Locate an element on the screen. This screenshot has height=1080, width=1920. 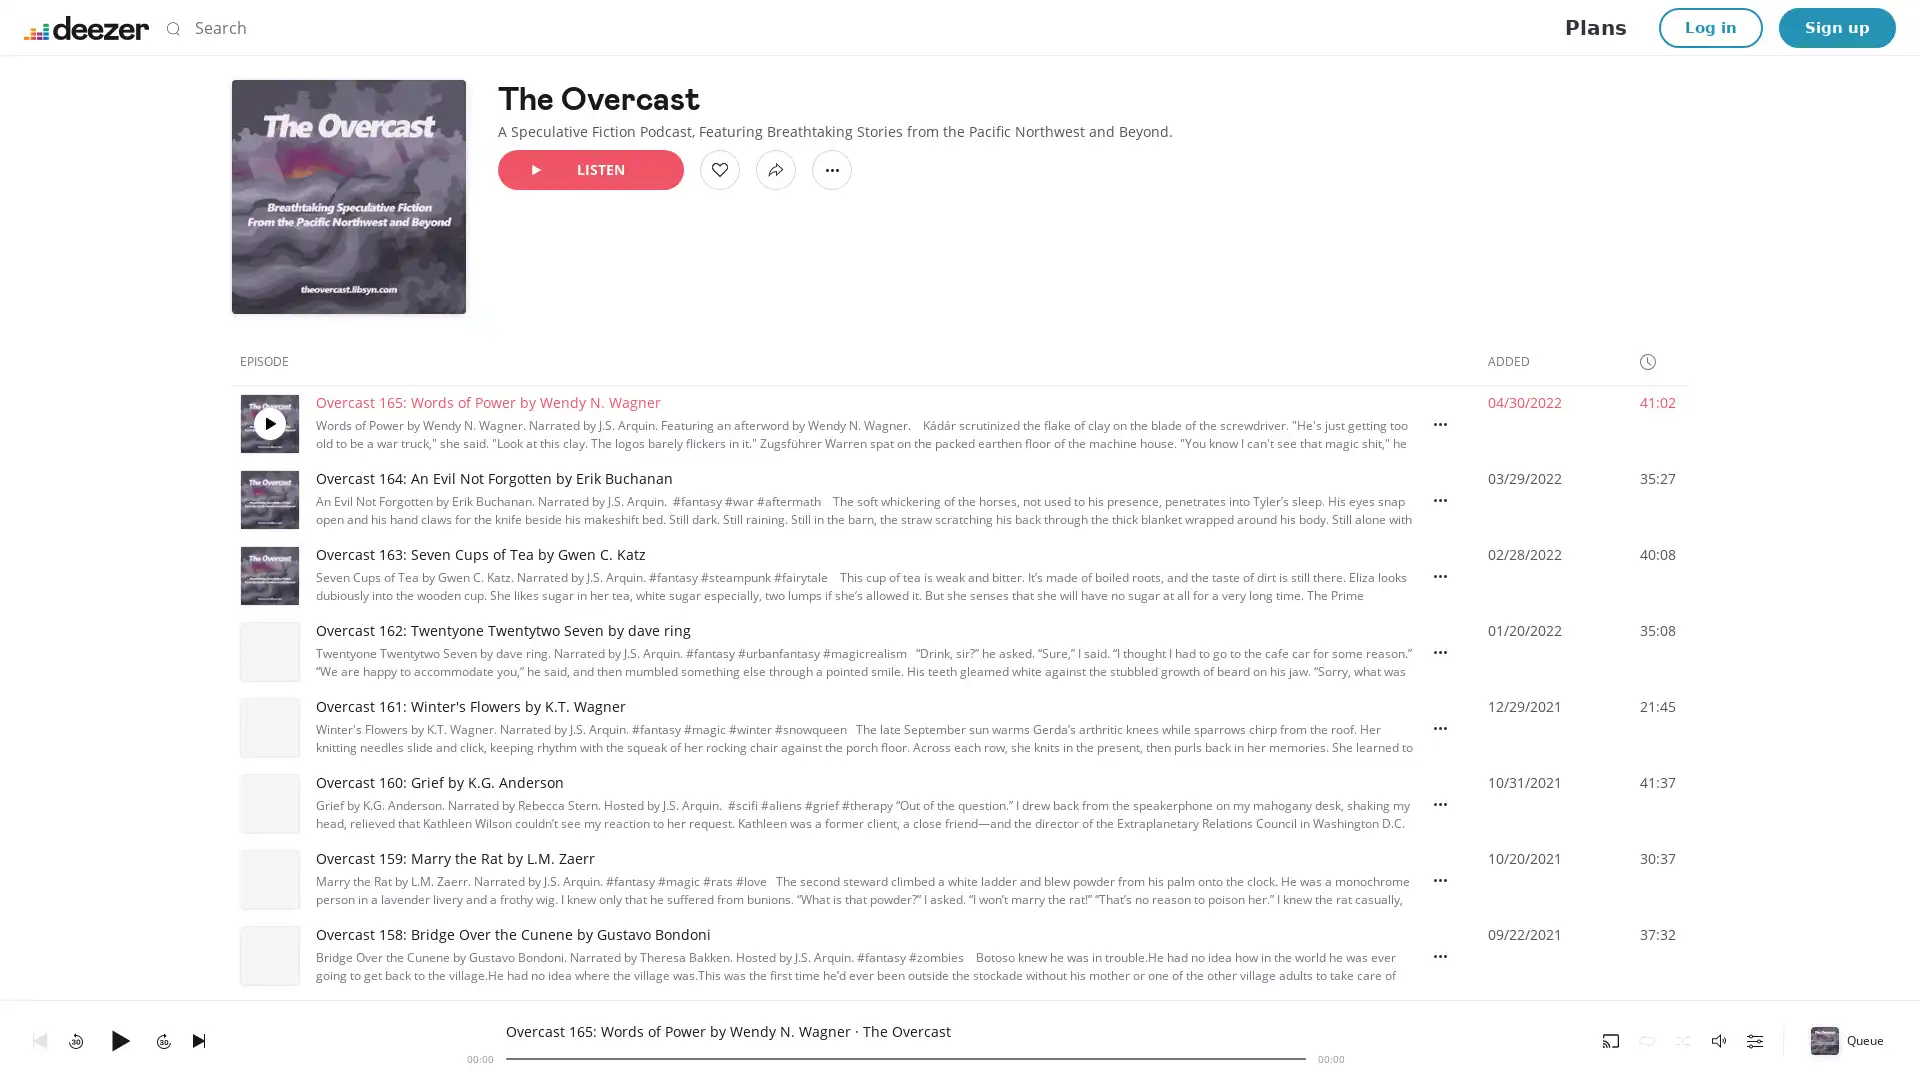
Play Overcast 165: Words of Power by Wendy N. Wagner by The Overcast is located at coordinates (268, 423).